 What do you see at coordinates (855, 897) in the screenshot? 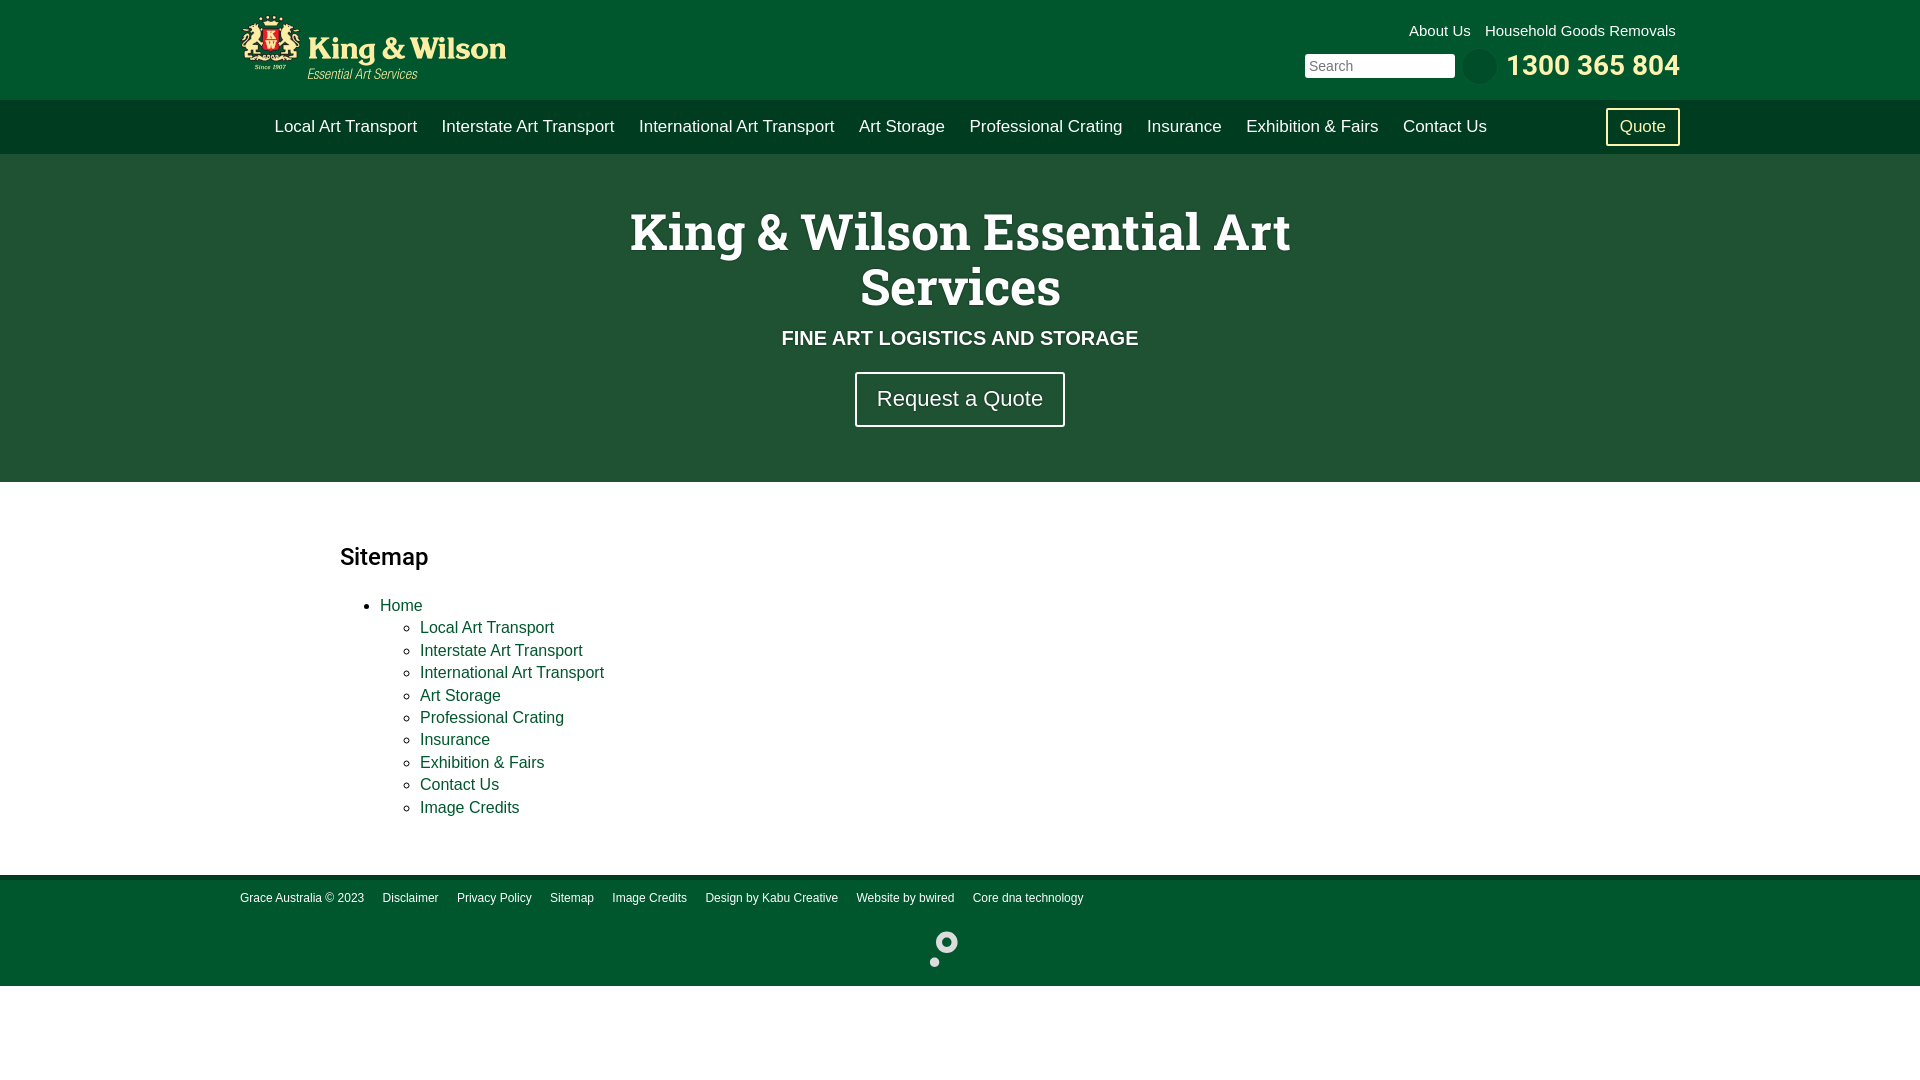
I see `'Website by bwired'` at bounding box center [855, 897].